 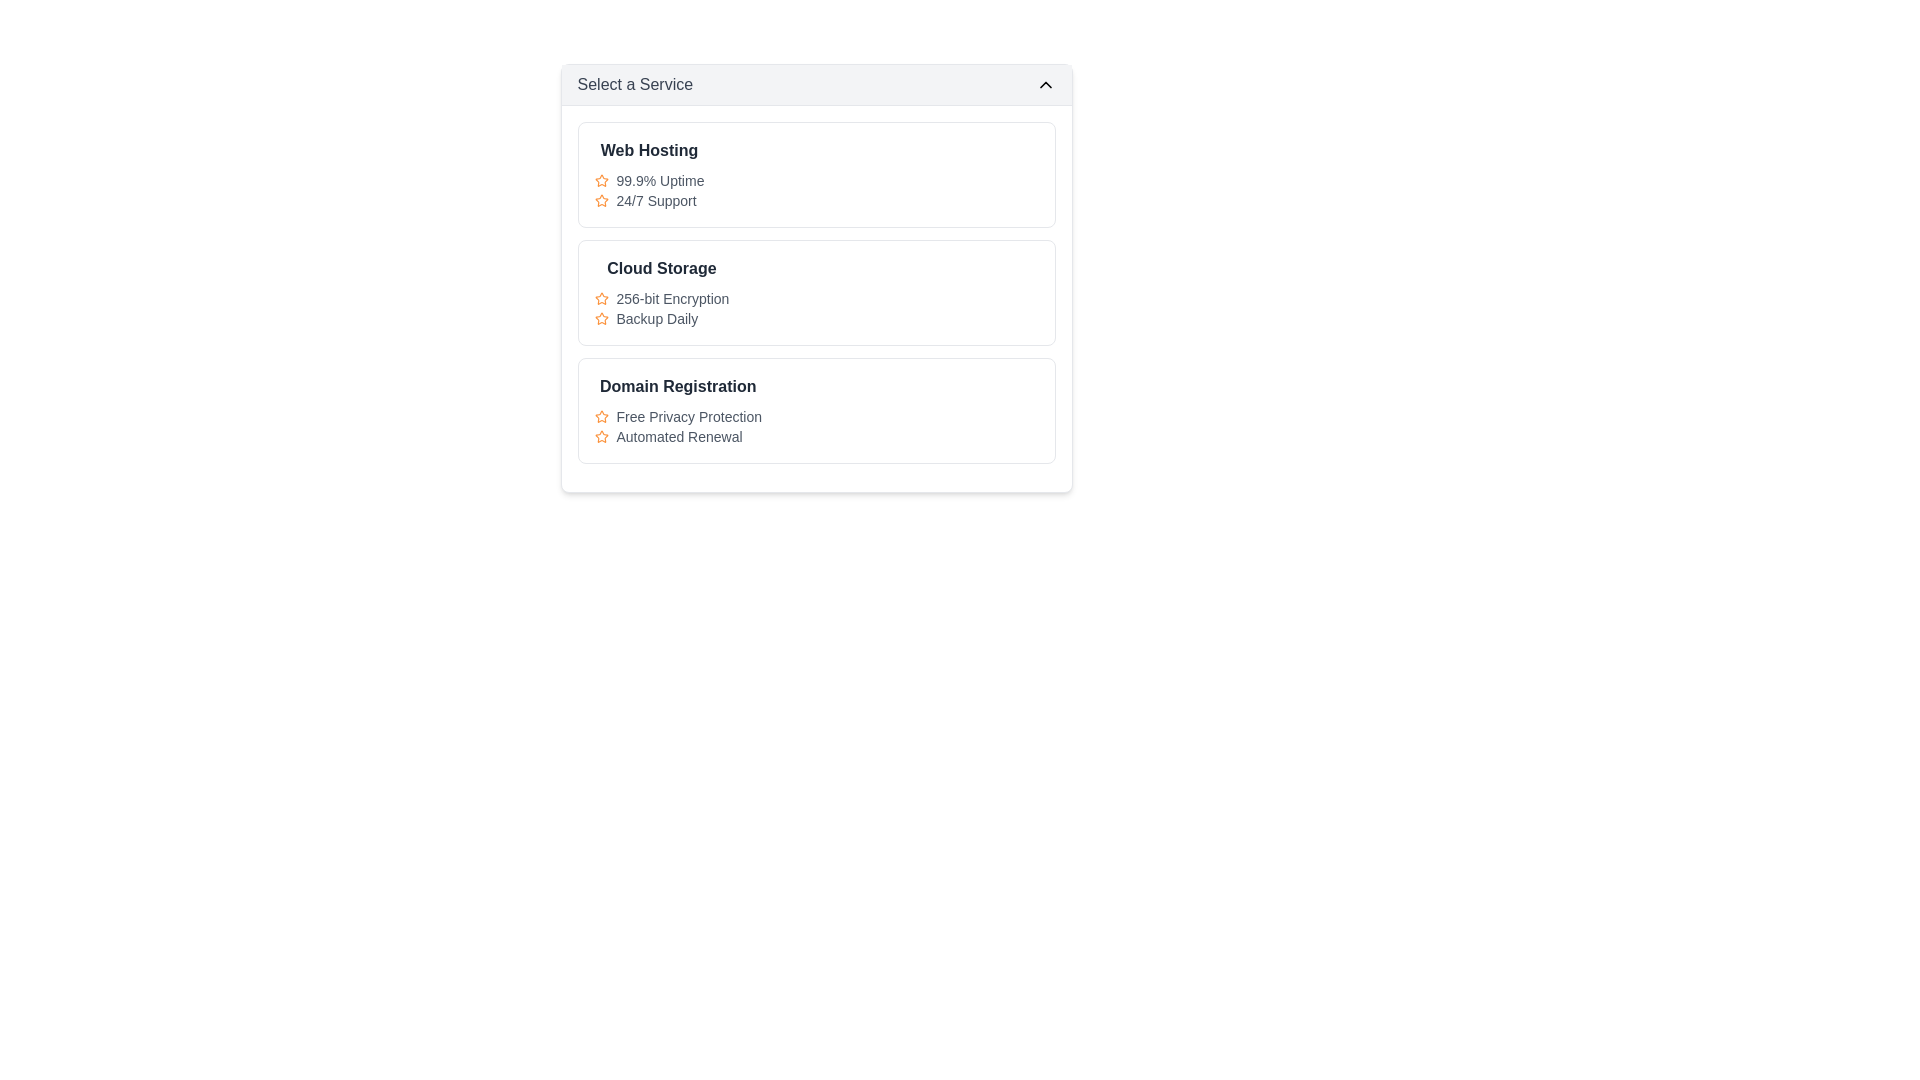 What do you see at coordinates (1044, 83) in the screenshot?
I see `the upward-facing chevron icon` at bounding box center [1044, 83].